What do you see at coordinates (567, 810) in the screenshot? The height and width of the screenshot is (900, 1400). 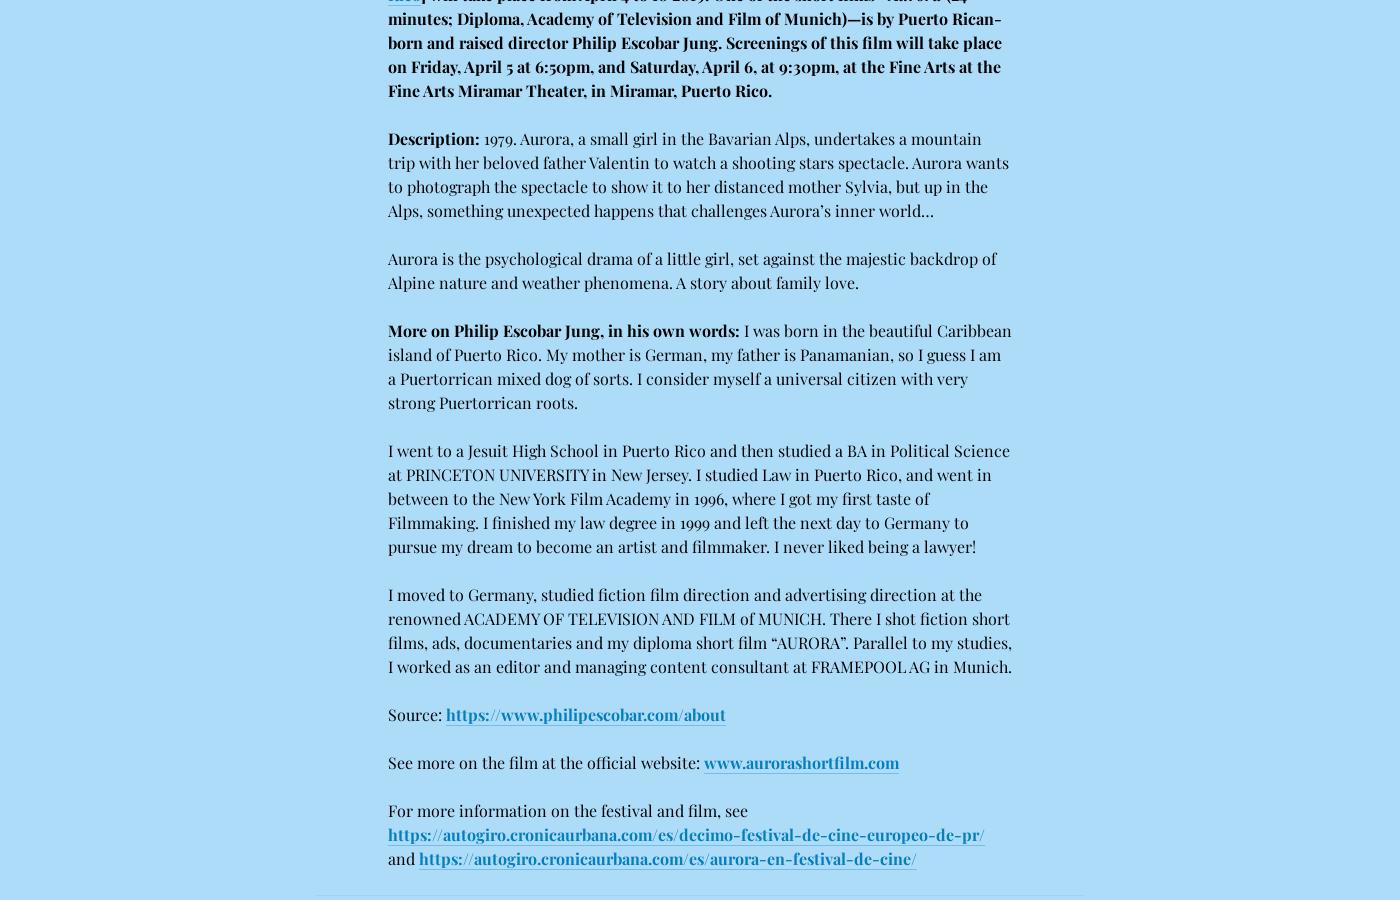 I see `'For more information on the festival and film, see'` at bounding box center [567, 810].